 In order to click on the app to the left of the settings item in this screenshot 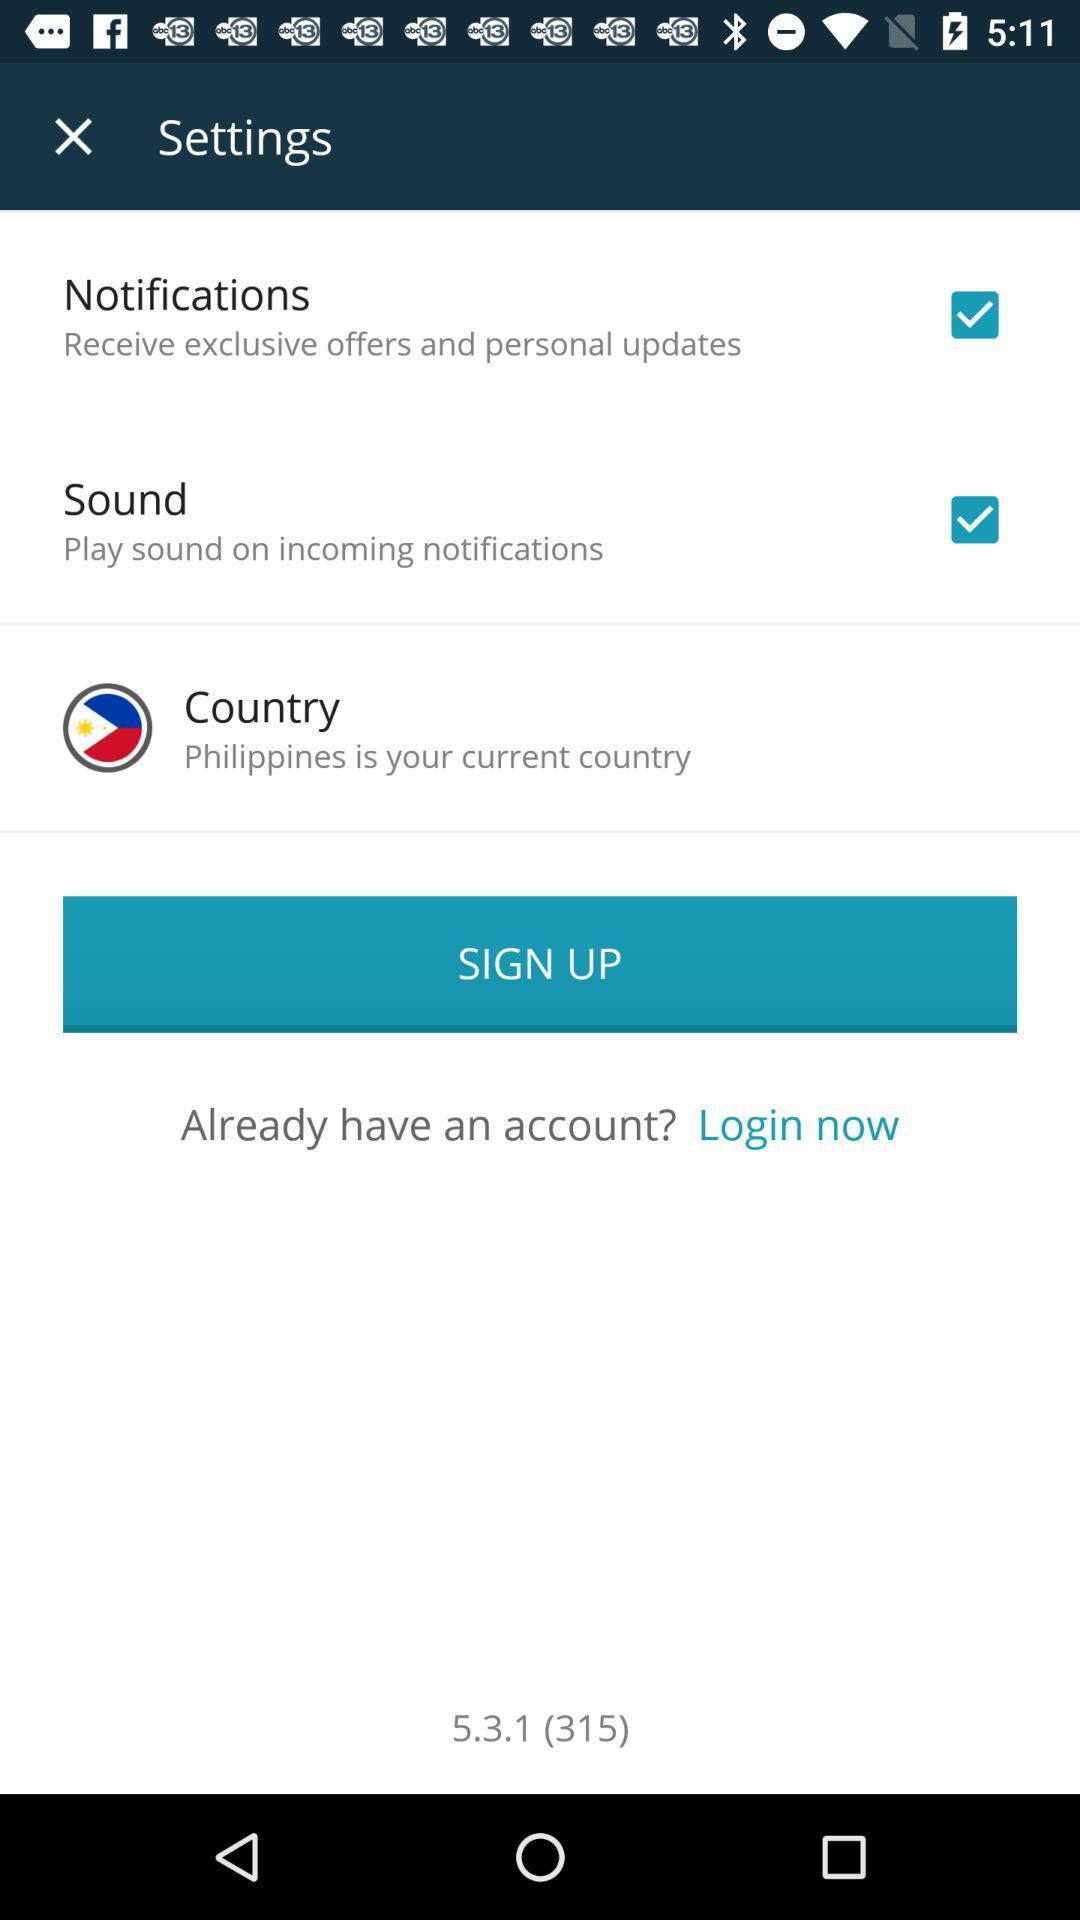, I will do `click(72, 135)`.